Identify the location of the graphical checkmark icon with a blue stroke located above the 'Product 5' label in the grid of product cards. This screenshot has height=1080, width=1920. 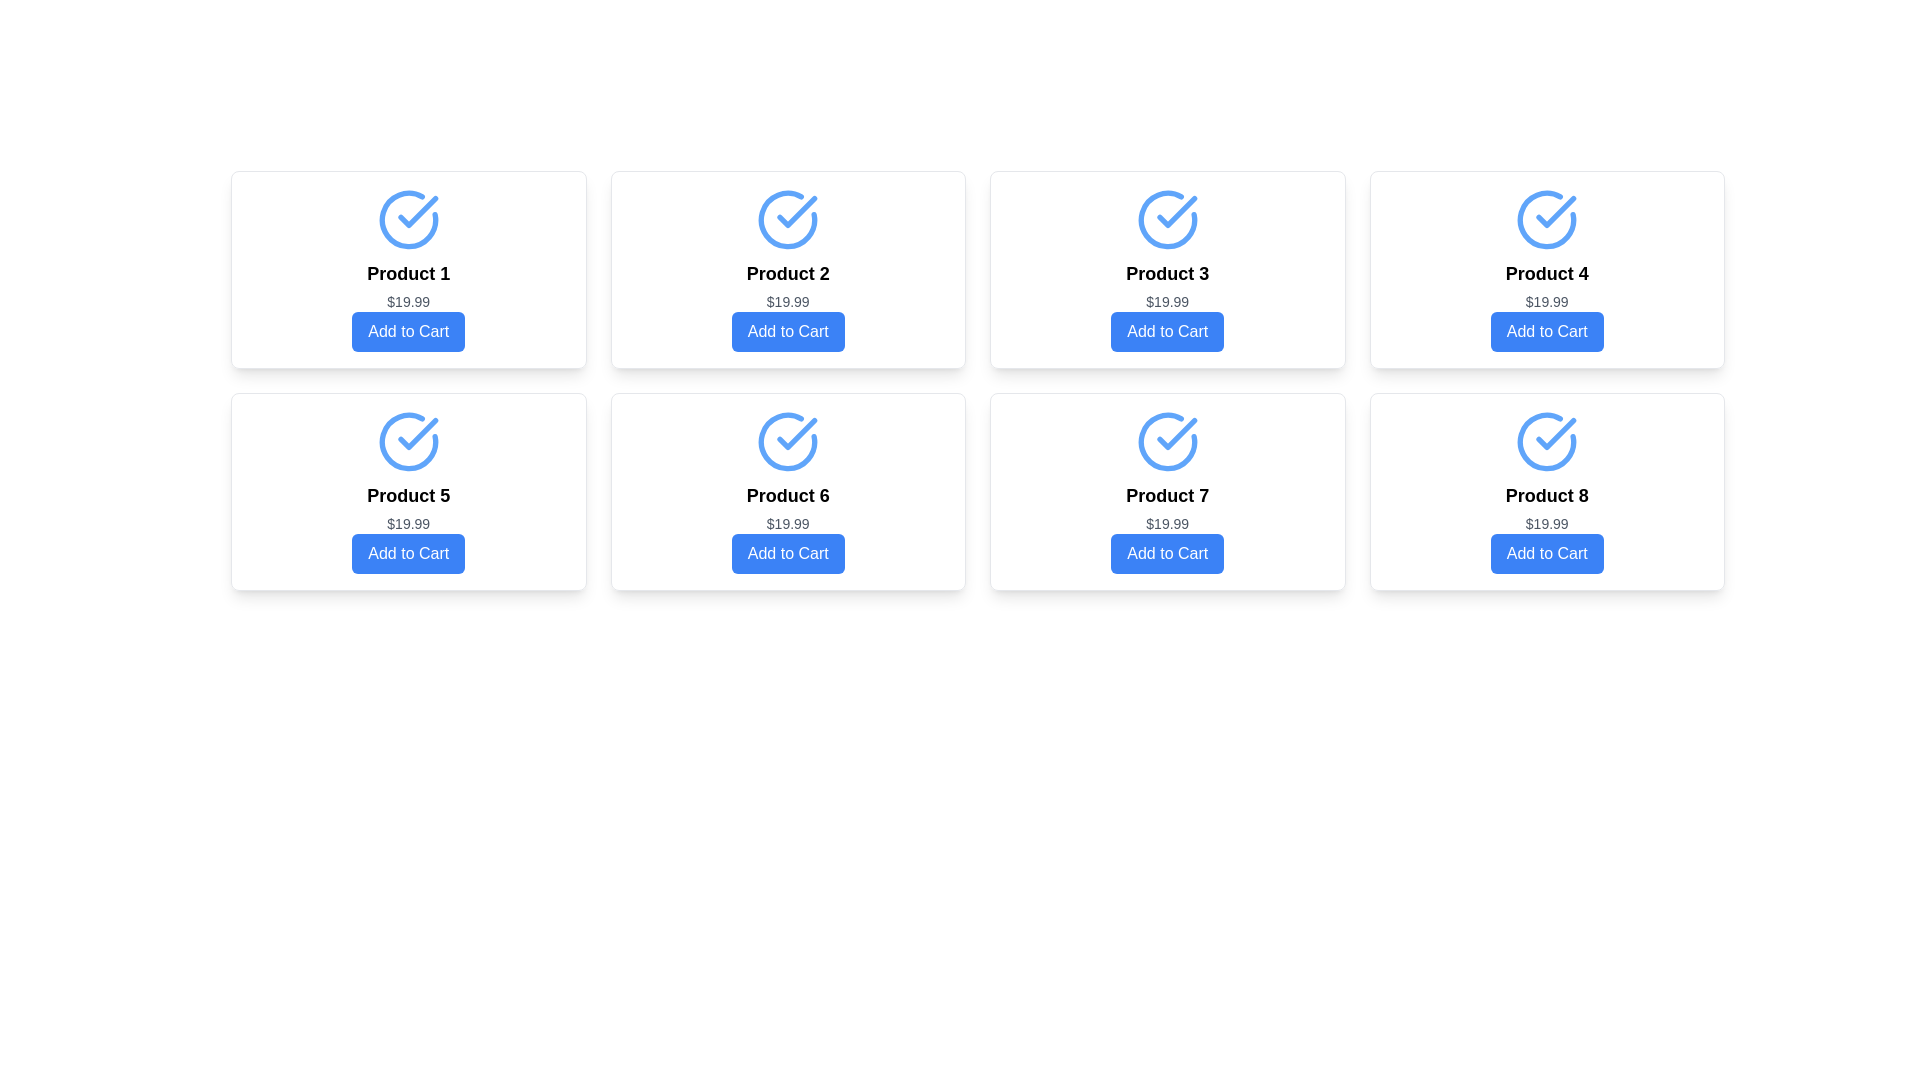
(416, 433).